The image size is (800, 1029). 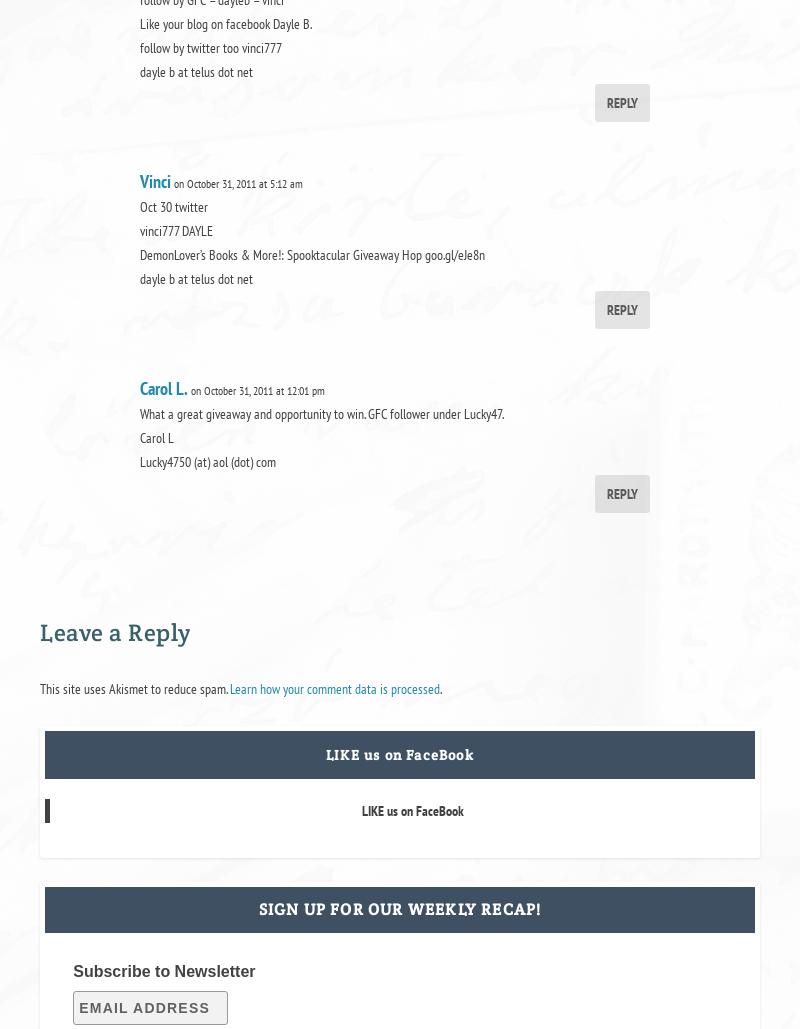 I want to click on 'Leave a Reply', so click(x=113, y=631).